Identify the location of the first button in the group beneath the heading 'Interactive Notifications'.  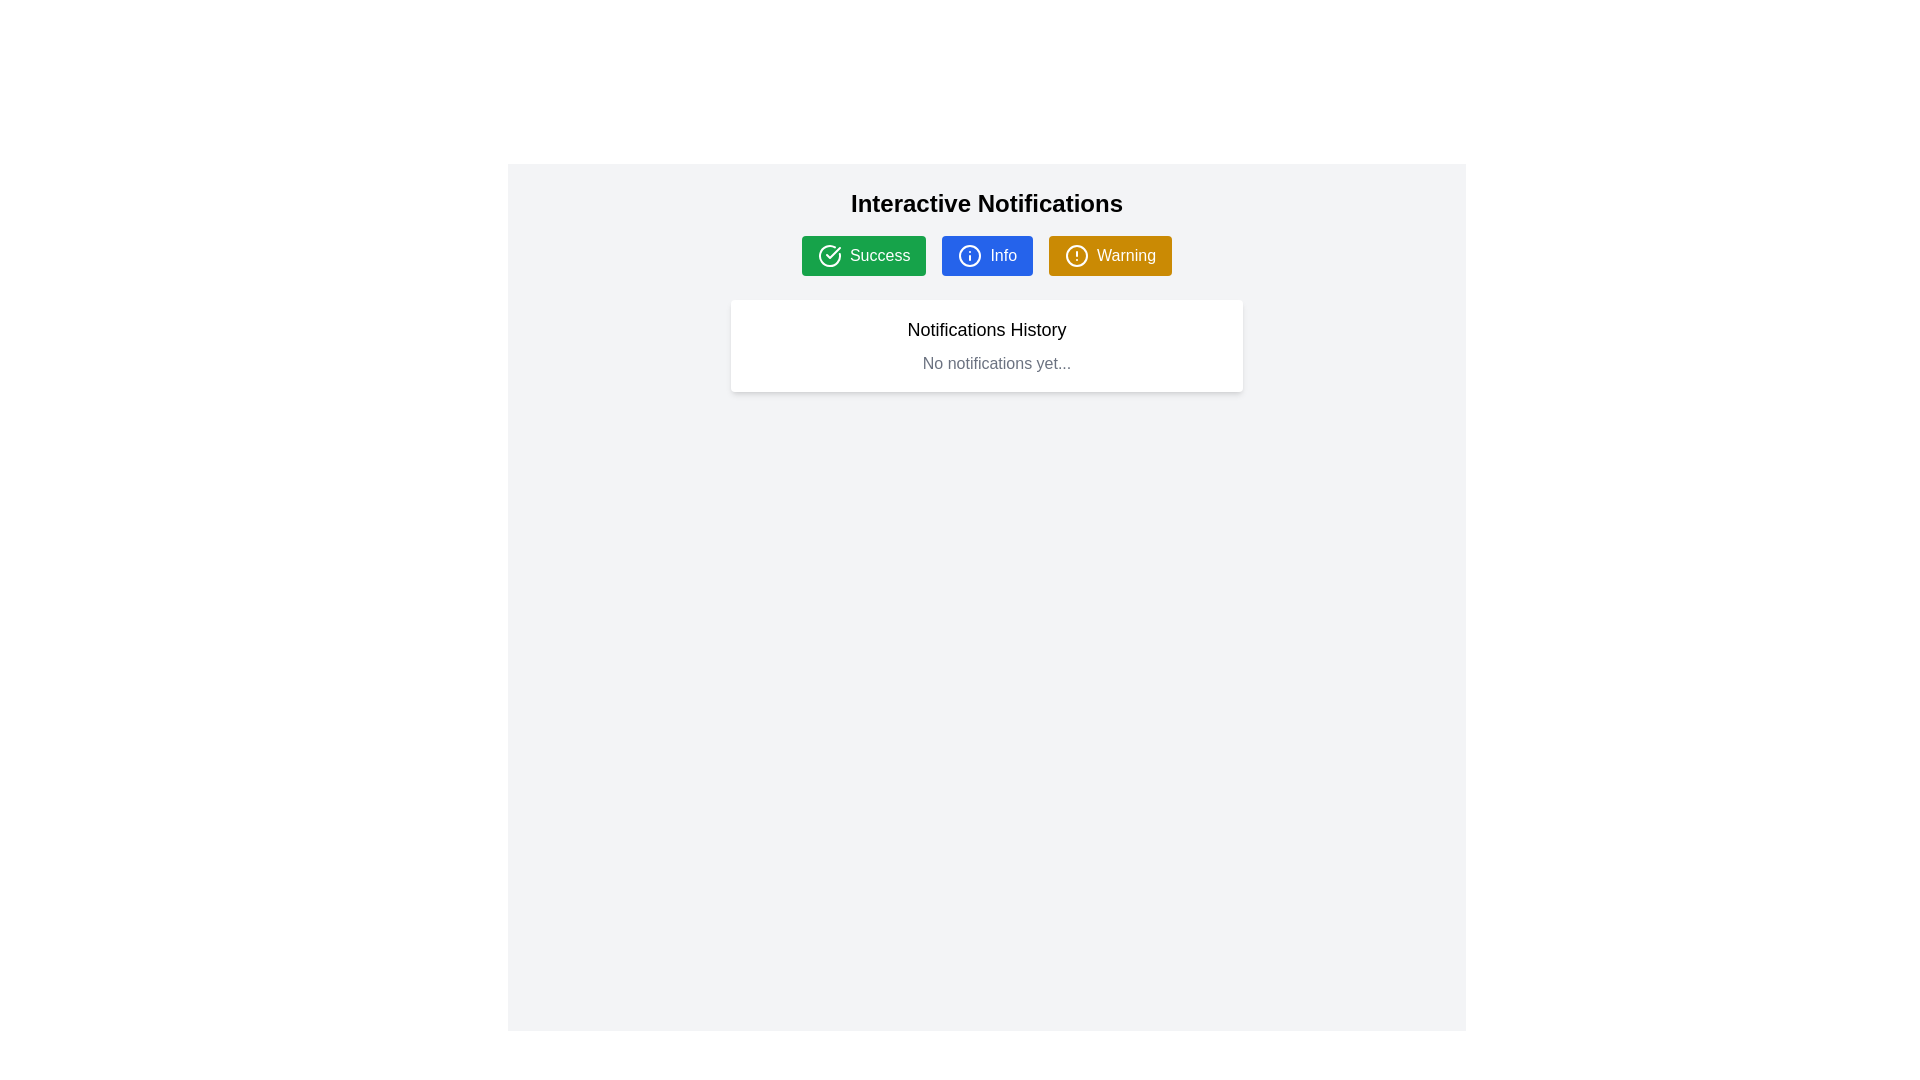
(864, 254).